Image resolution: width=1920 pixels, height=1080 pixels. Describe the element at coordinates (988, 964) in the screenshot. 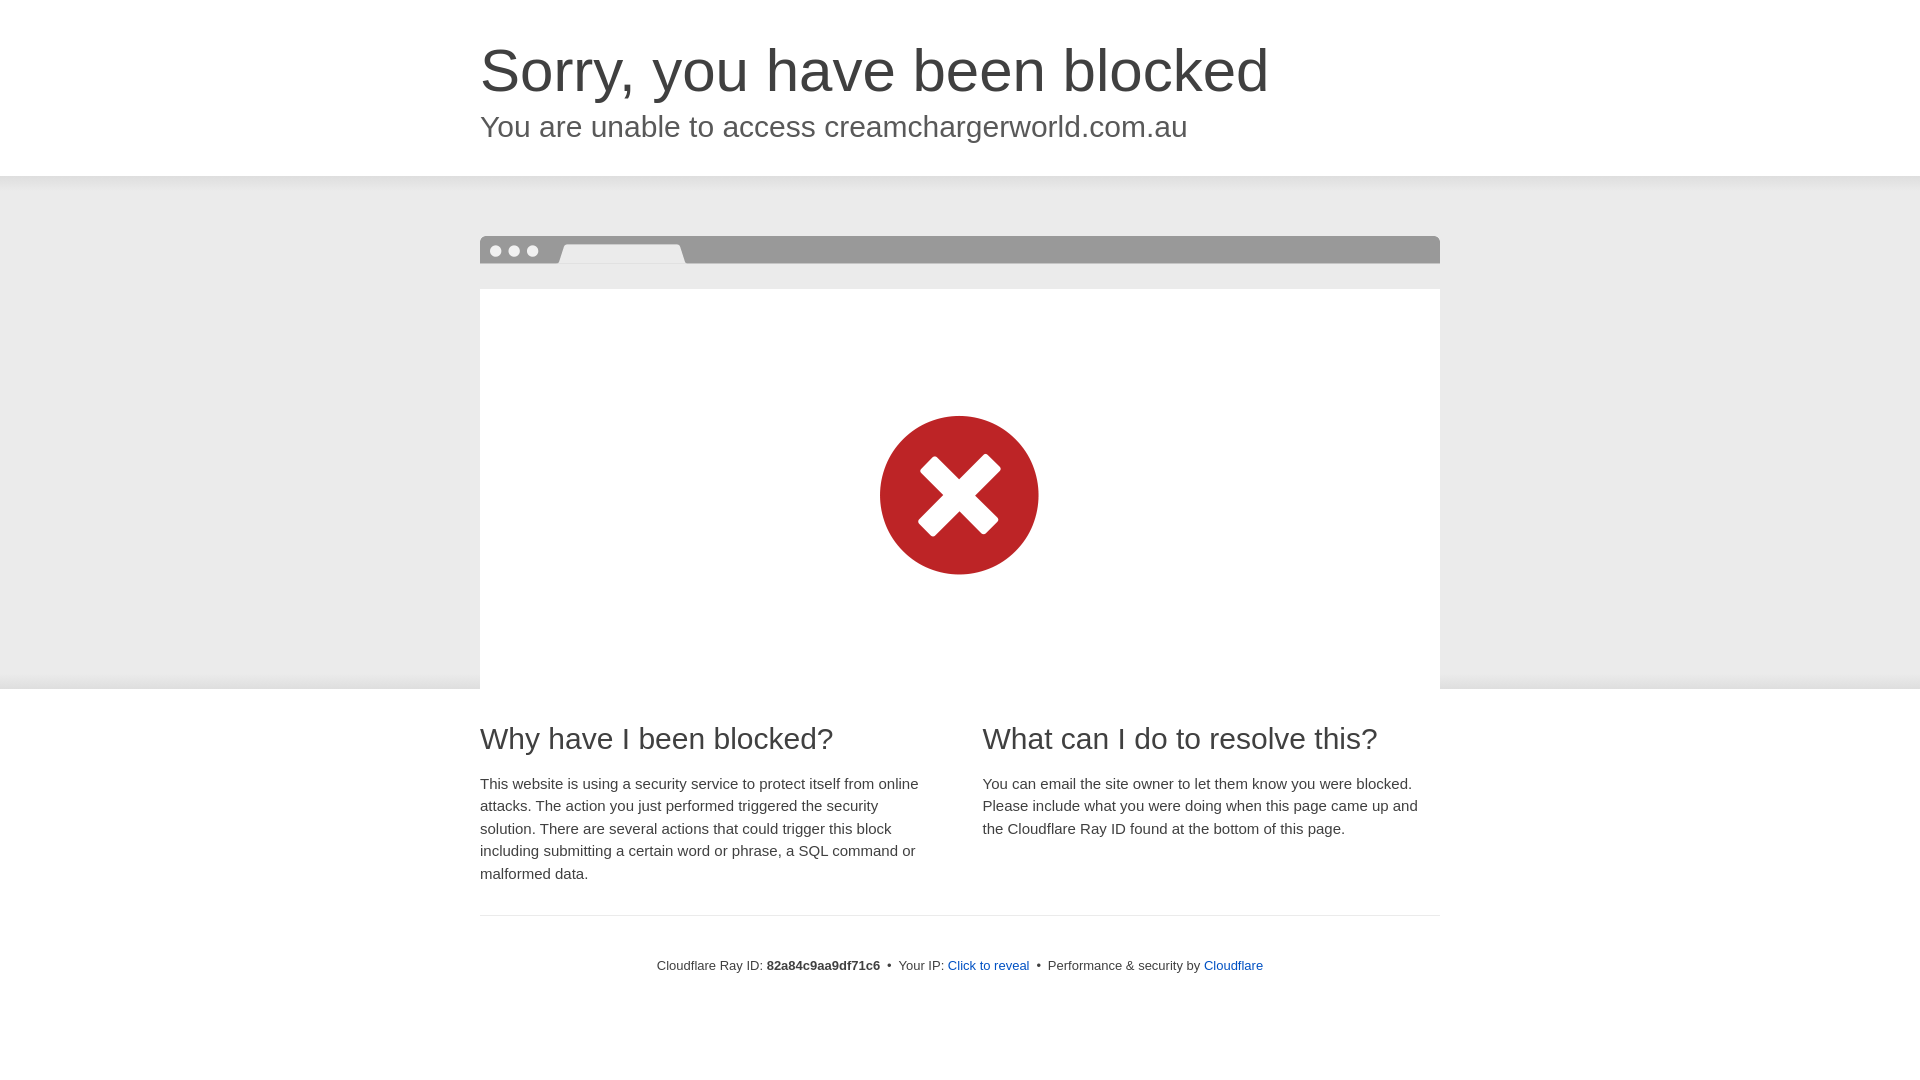

I see `'Click to reveal'` at that location.